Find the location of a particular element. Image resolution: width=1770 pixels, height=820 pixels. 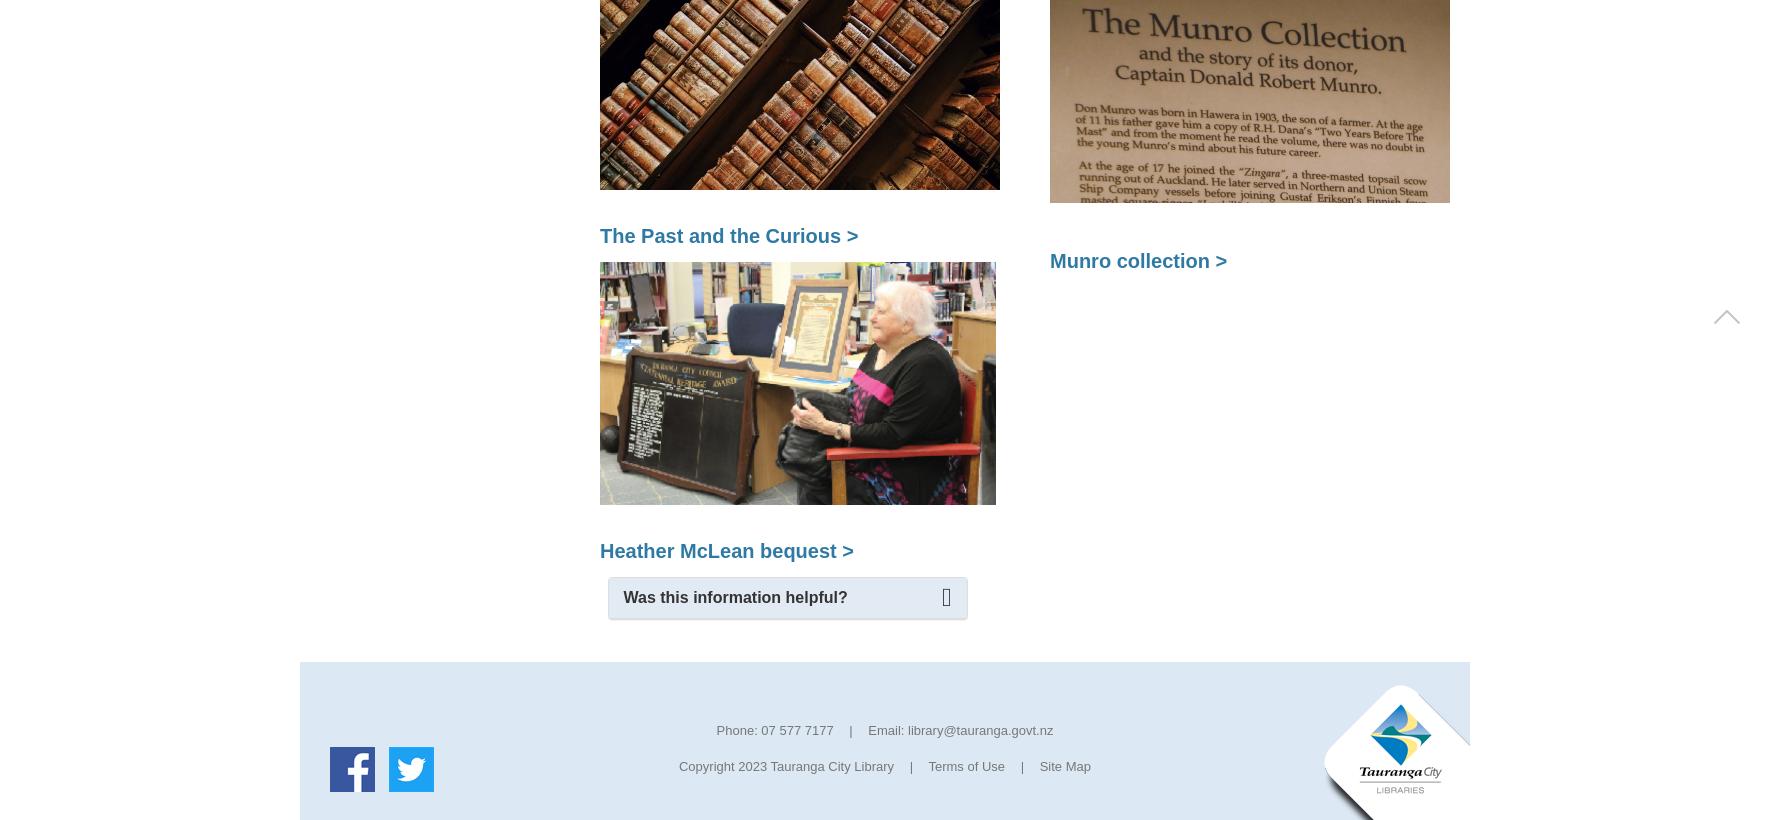

'Email:' is located at coordinates (885, 729).